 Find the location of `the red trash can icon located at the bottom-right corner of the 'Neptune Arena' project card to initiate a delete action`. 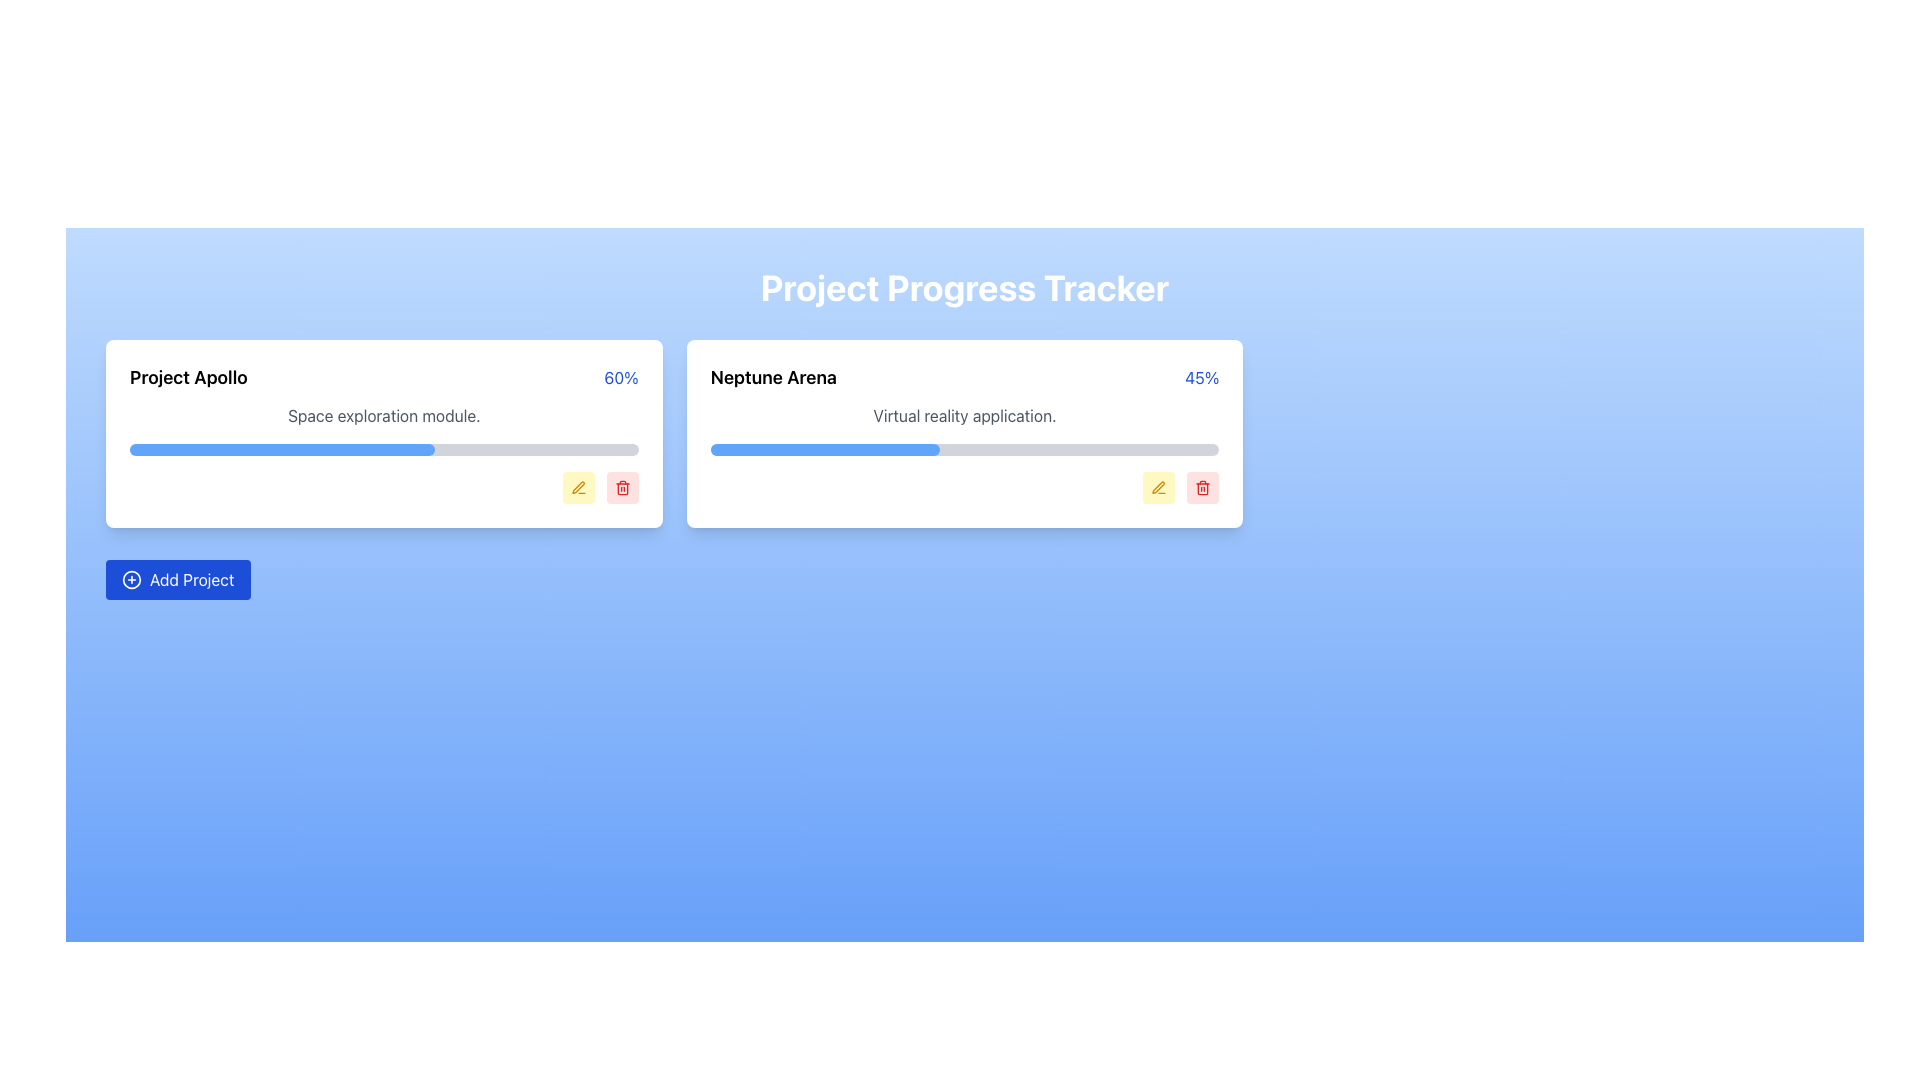

the red trash can icon located at the bottom-right corner of the 'Neptune Arena' project card to initiate a delete action is located at coordinates (1202, 488).